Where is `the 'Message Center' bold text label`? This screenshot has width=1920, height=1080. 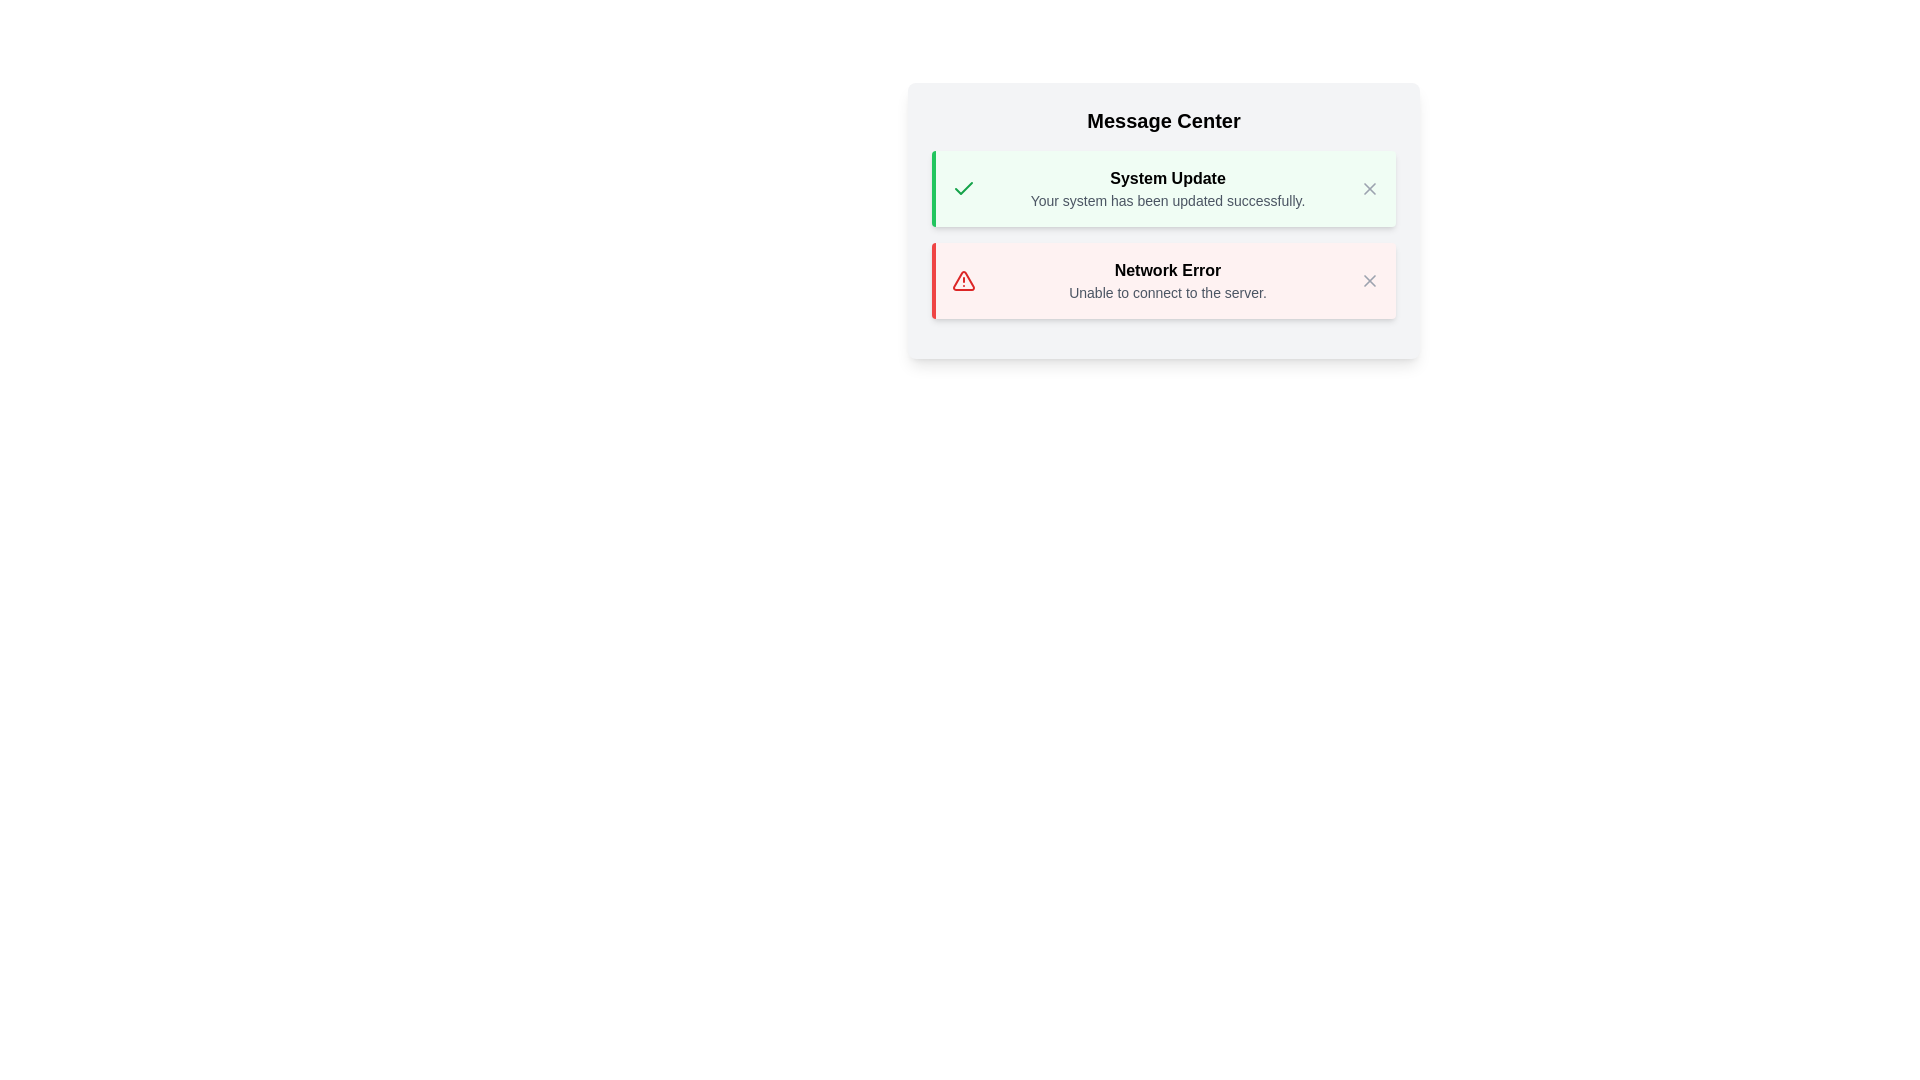
the 'Message Center' bold text label is located at coordinates (1163, 120).